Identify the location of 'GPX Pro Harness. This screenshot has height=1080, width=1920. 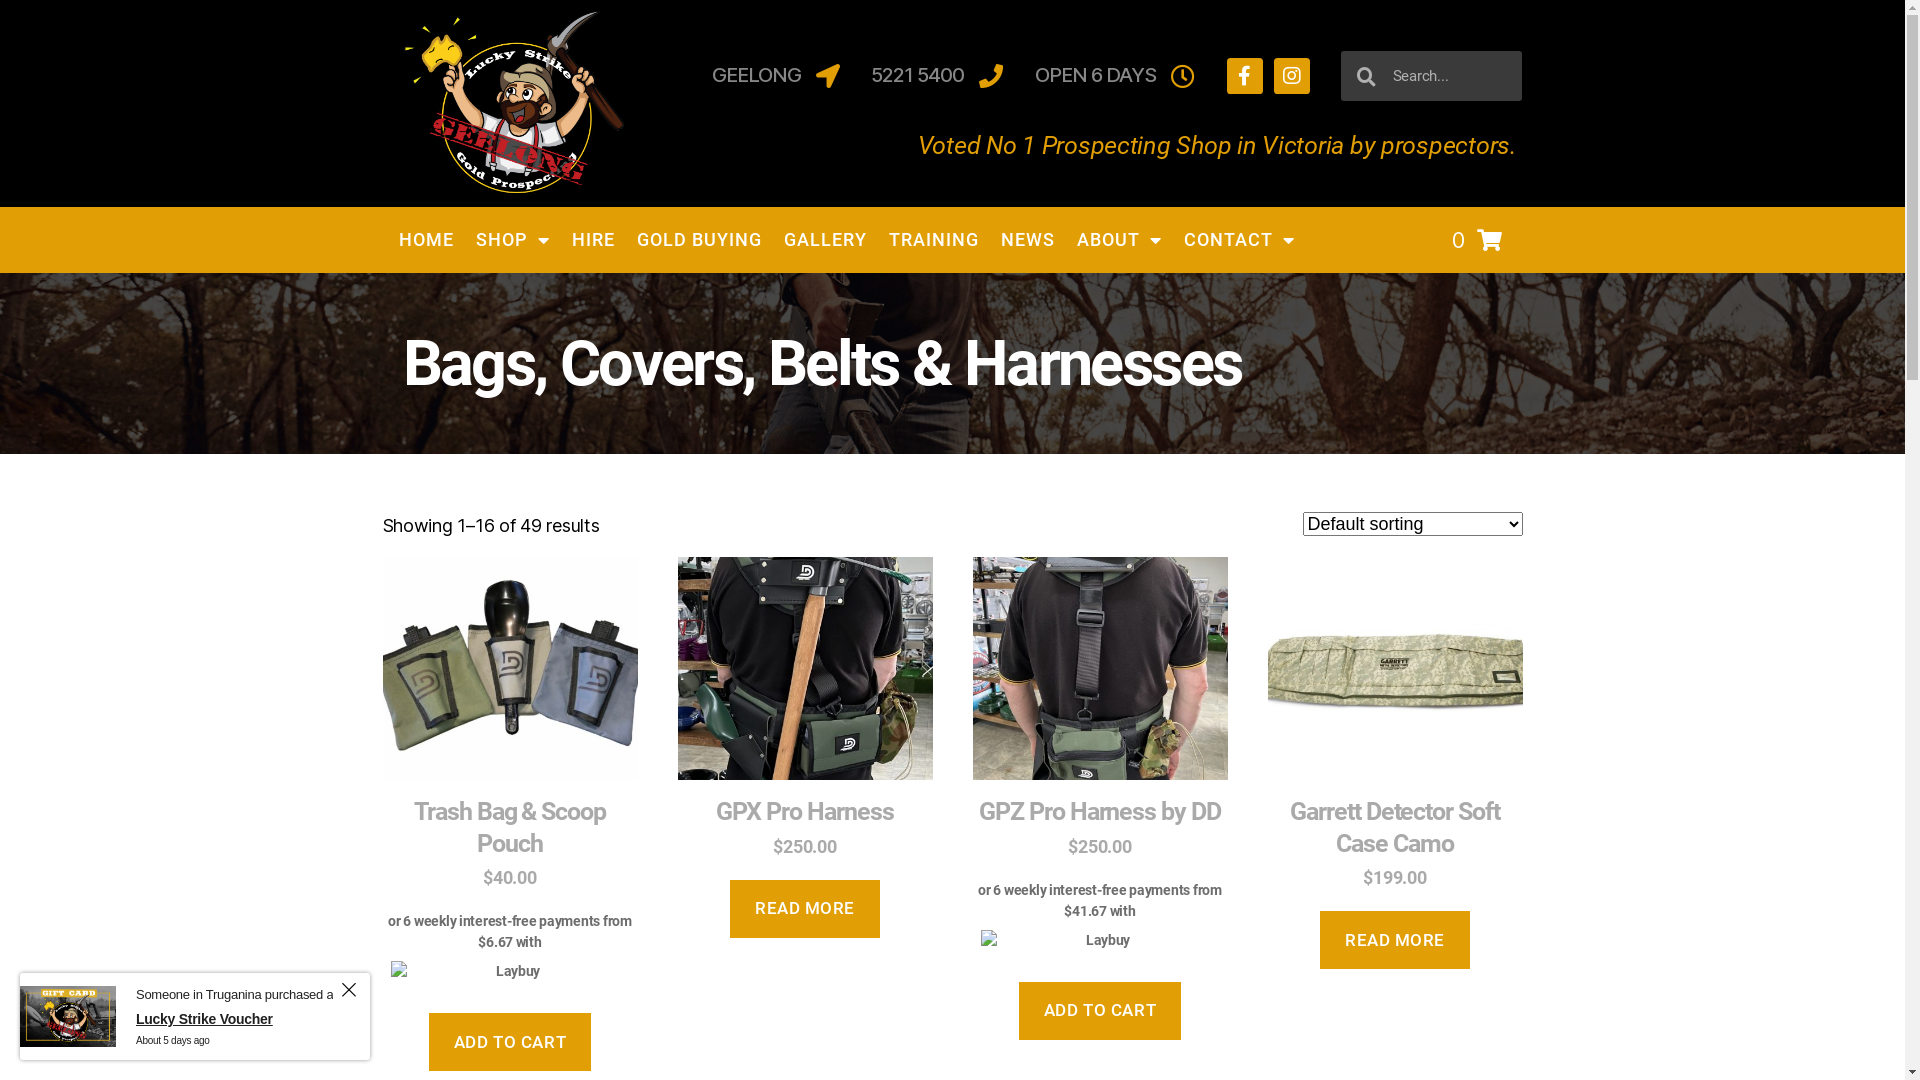
(677, 706).